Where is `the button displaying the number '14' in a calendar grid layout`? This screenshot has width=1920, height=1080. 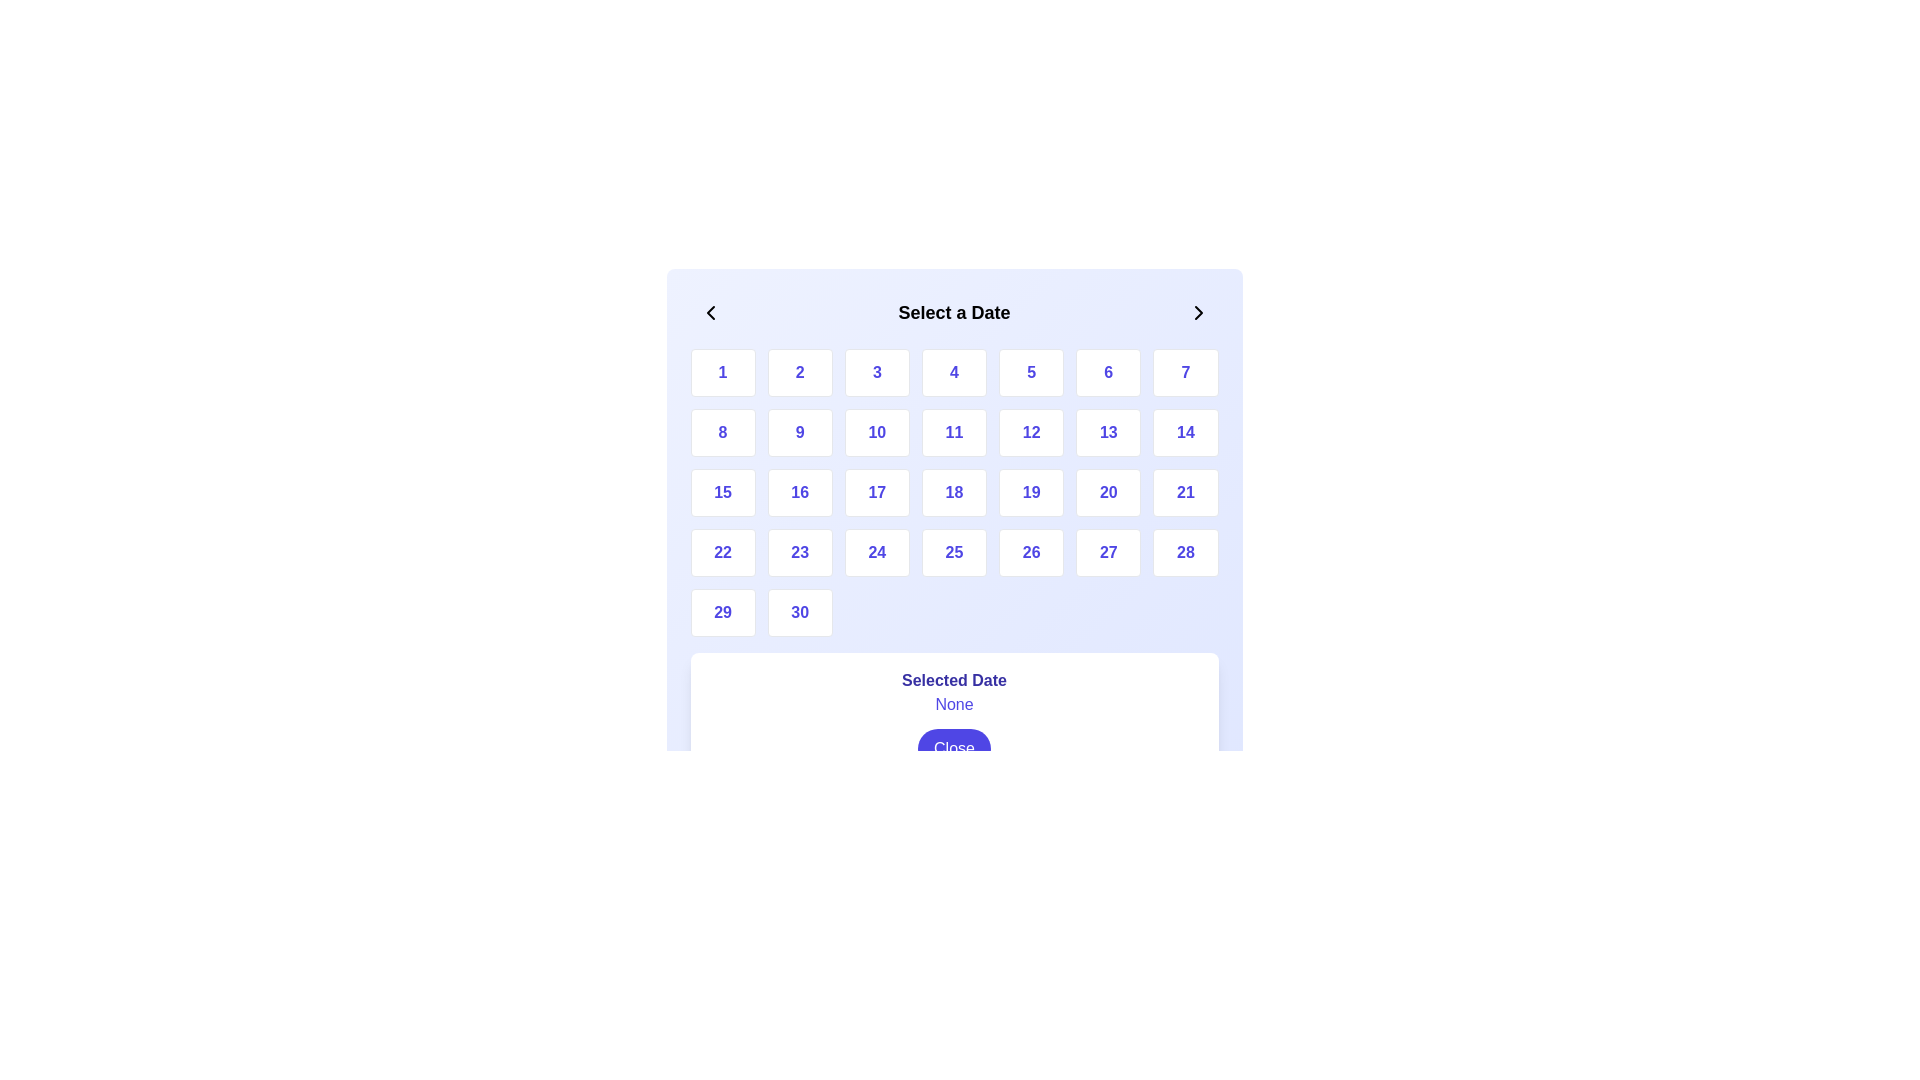
the button displaying the number '14' in a calendar grid layout is located at coordinates (1185, 431).